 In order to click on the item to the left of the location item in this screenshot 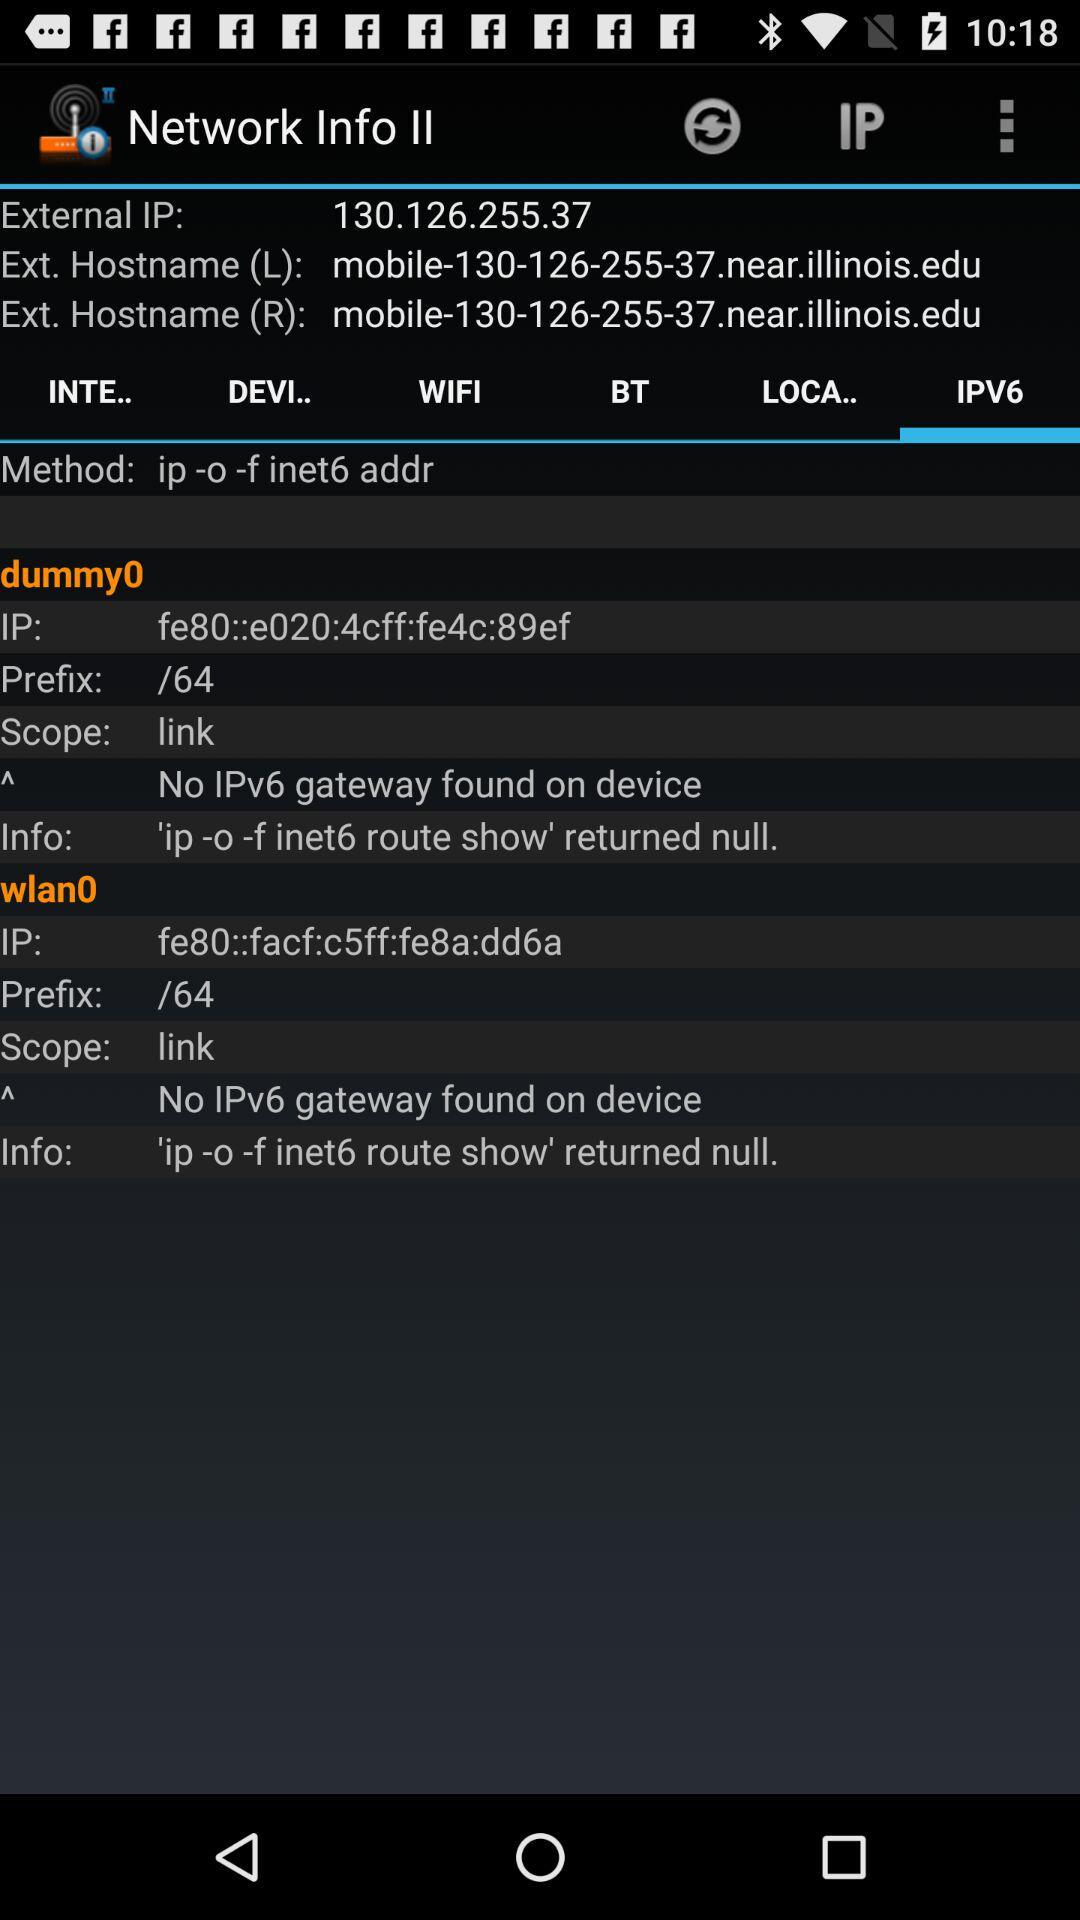, I will do `click(628, 390)`.